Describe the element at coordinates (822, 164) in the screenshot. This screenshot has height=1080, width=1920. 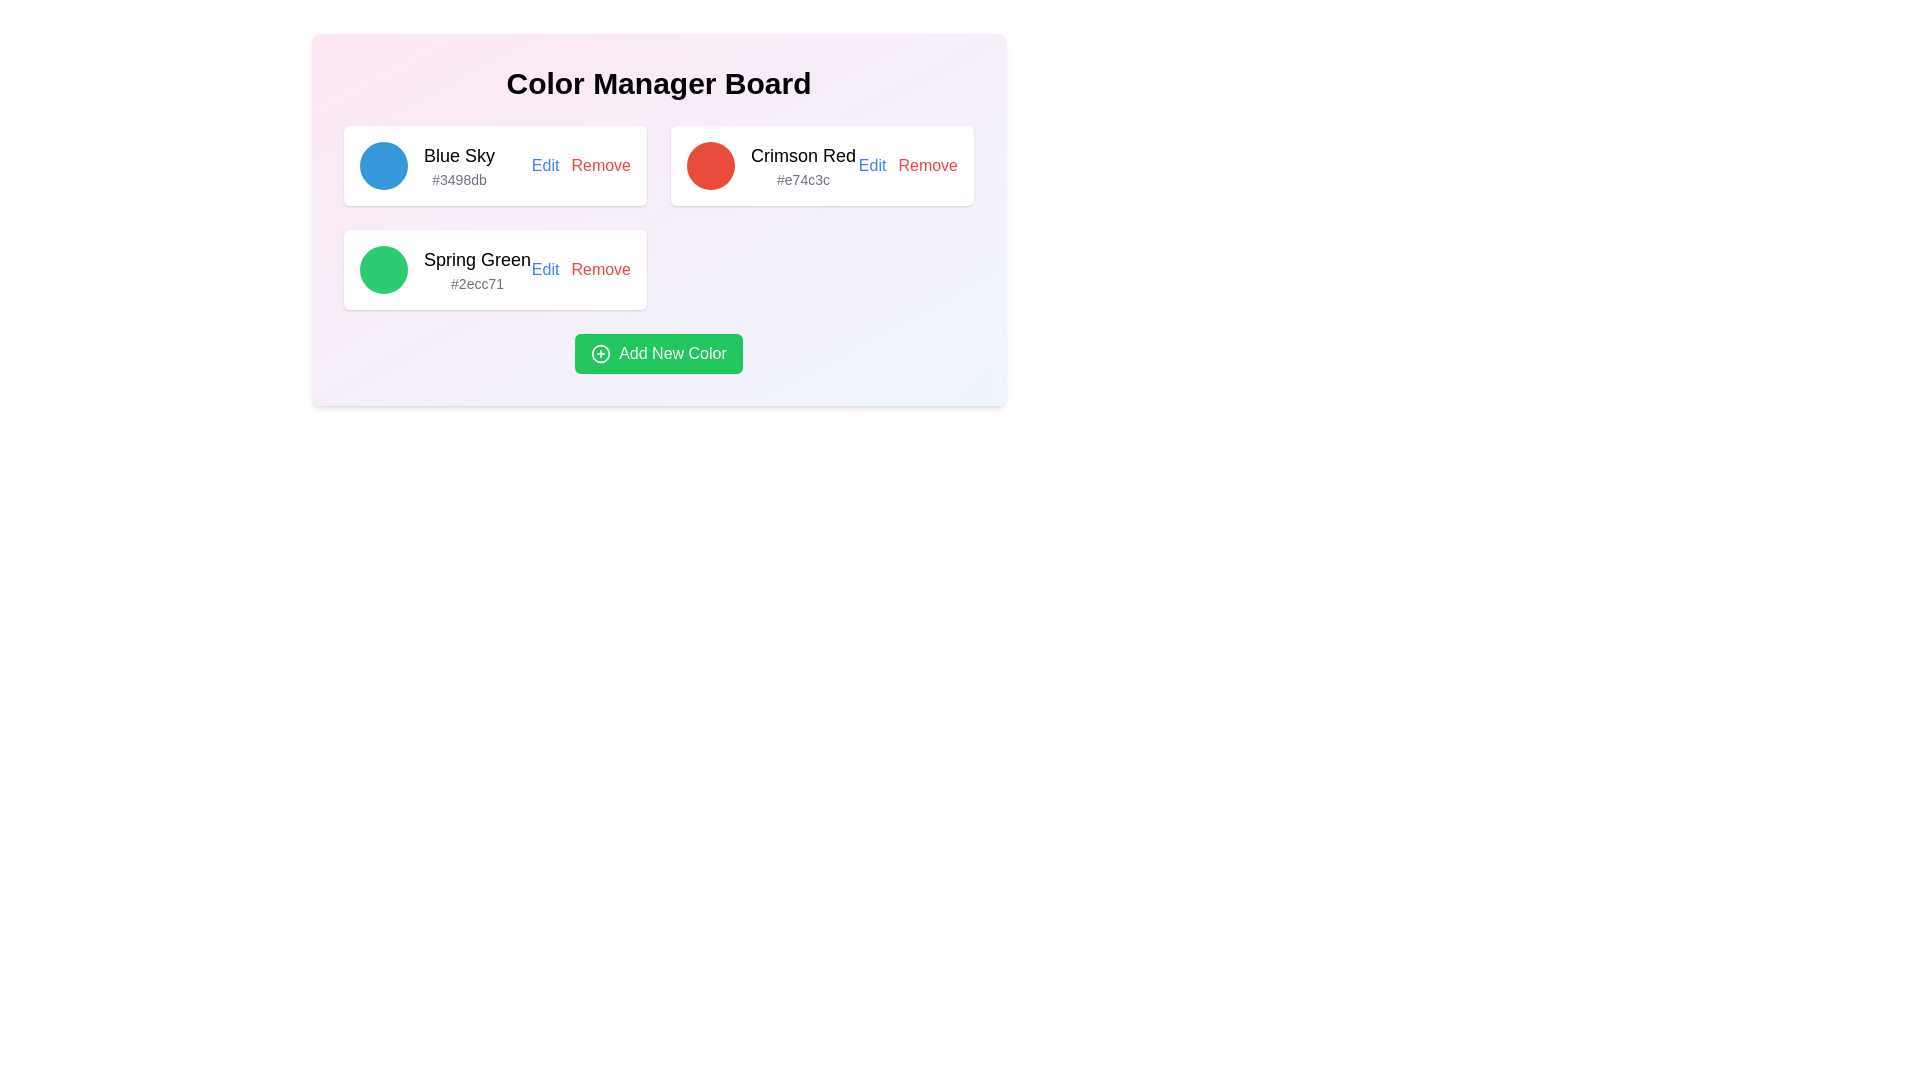
I see `the second color information card in the color management interface` at that location.